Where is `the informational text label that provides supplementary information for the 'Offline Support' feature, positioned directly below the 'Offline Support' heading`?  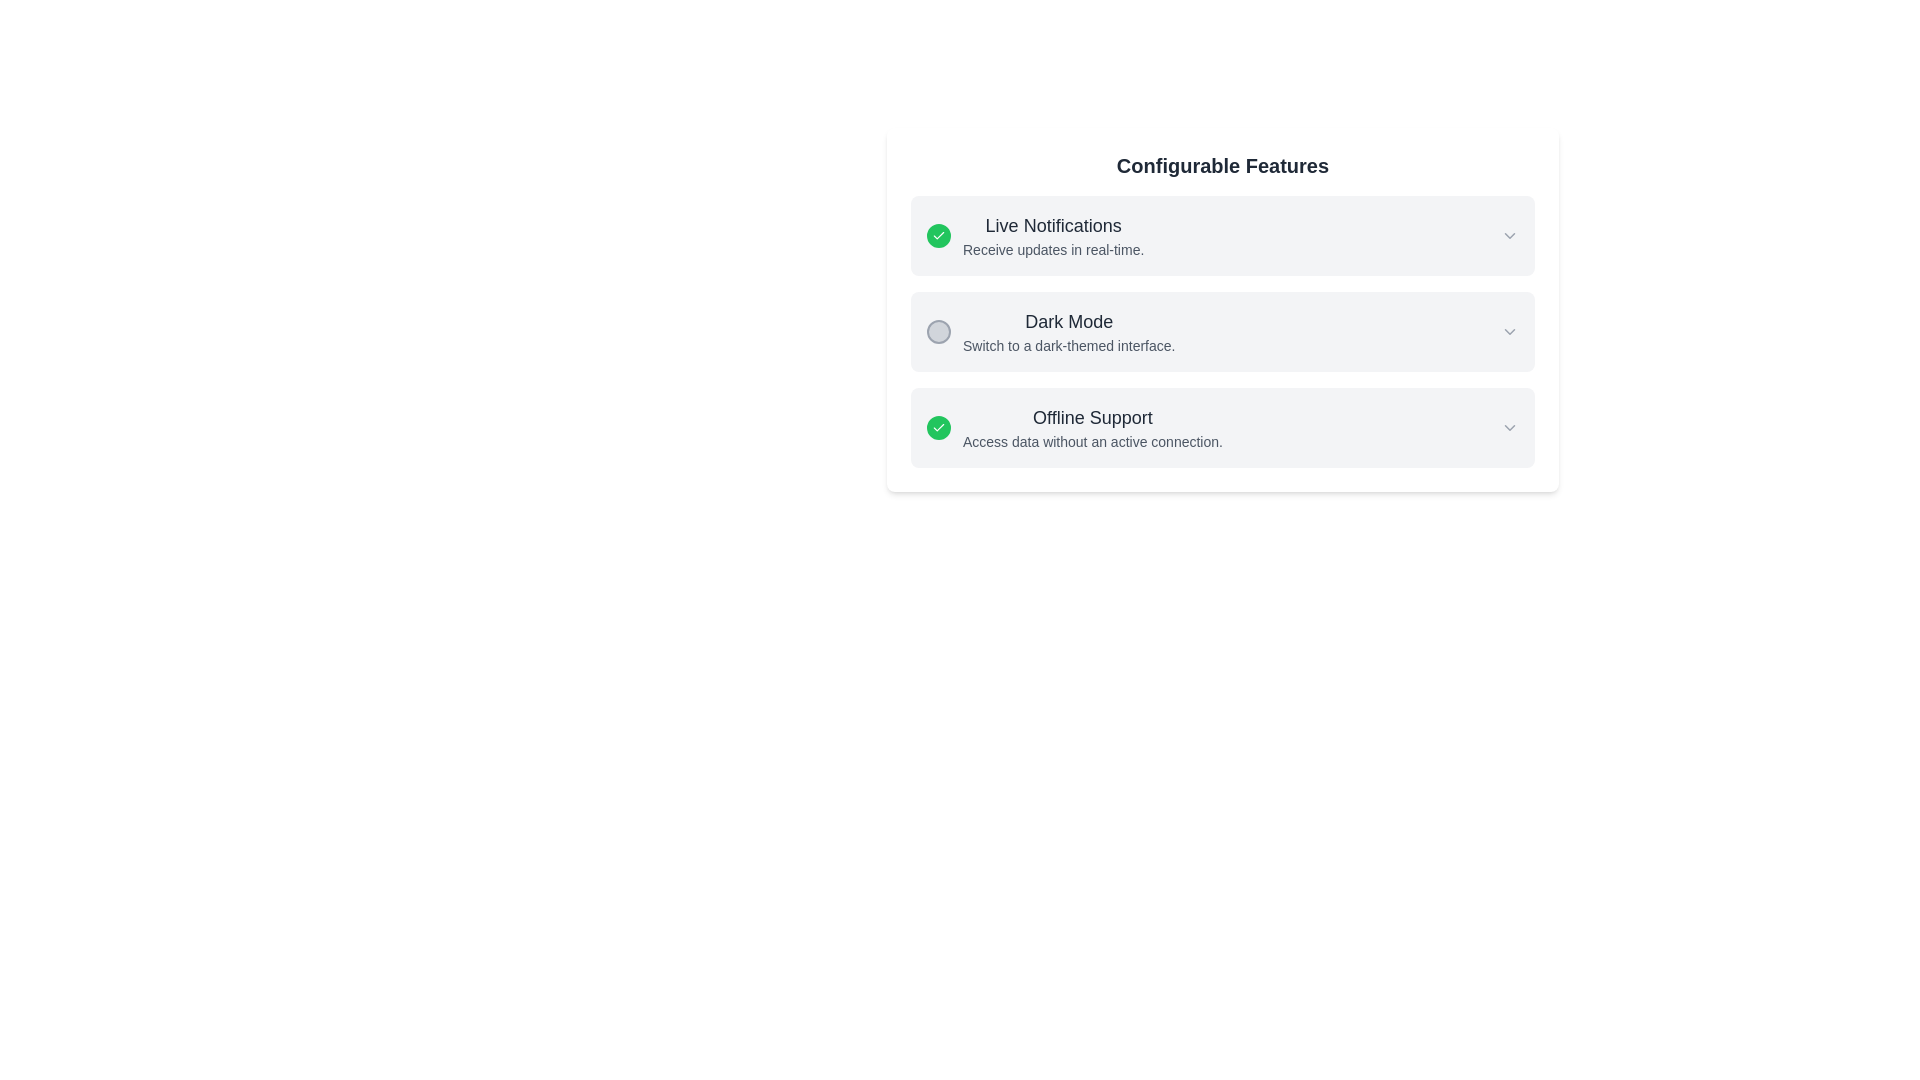 the informational text label that provides supplementary information for the 'Offline Support' feature, positioned directly below the 'Offline Support' heading is located at coordinates (1092, 441).